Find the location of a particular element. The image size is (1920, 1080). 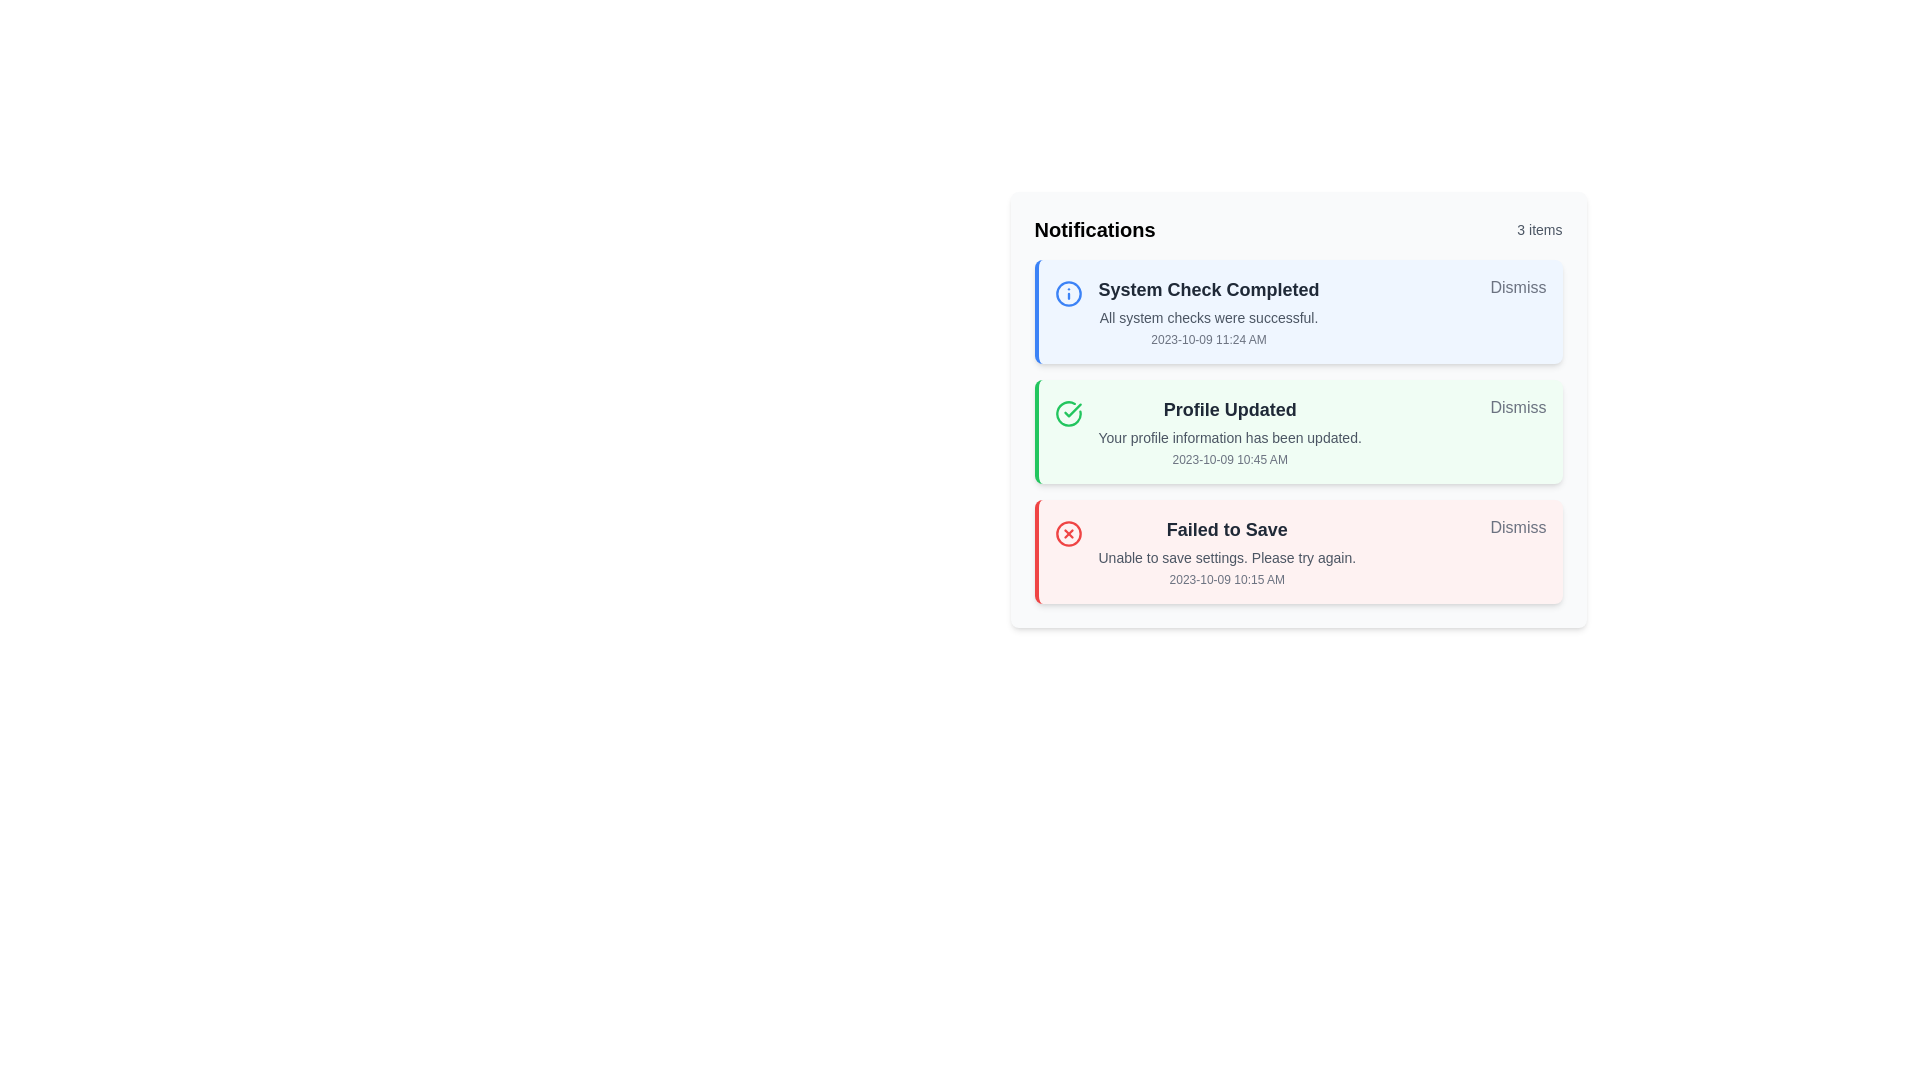

the text label displaying 'Profile Updated' is located at coordinates (1229, 408).